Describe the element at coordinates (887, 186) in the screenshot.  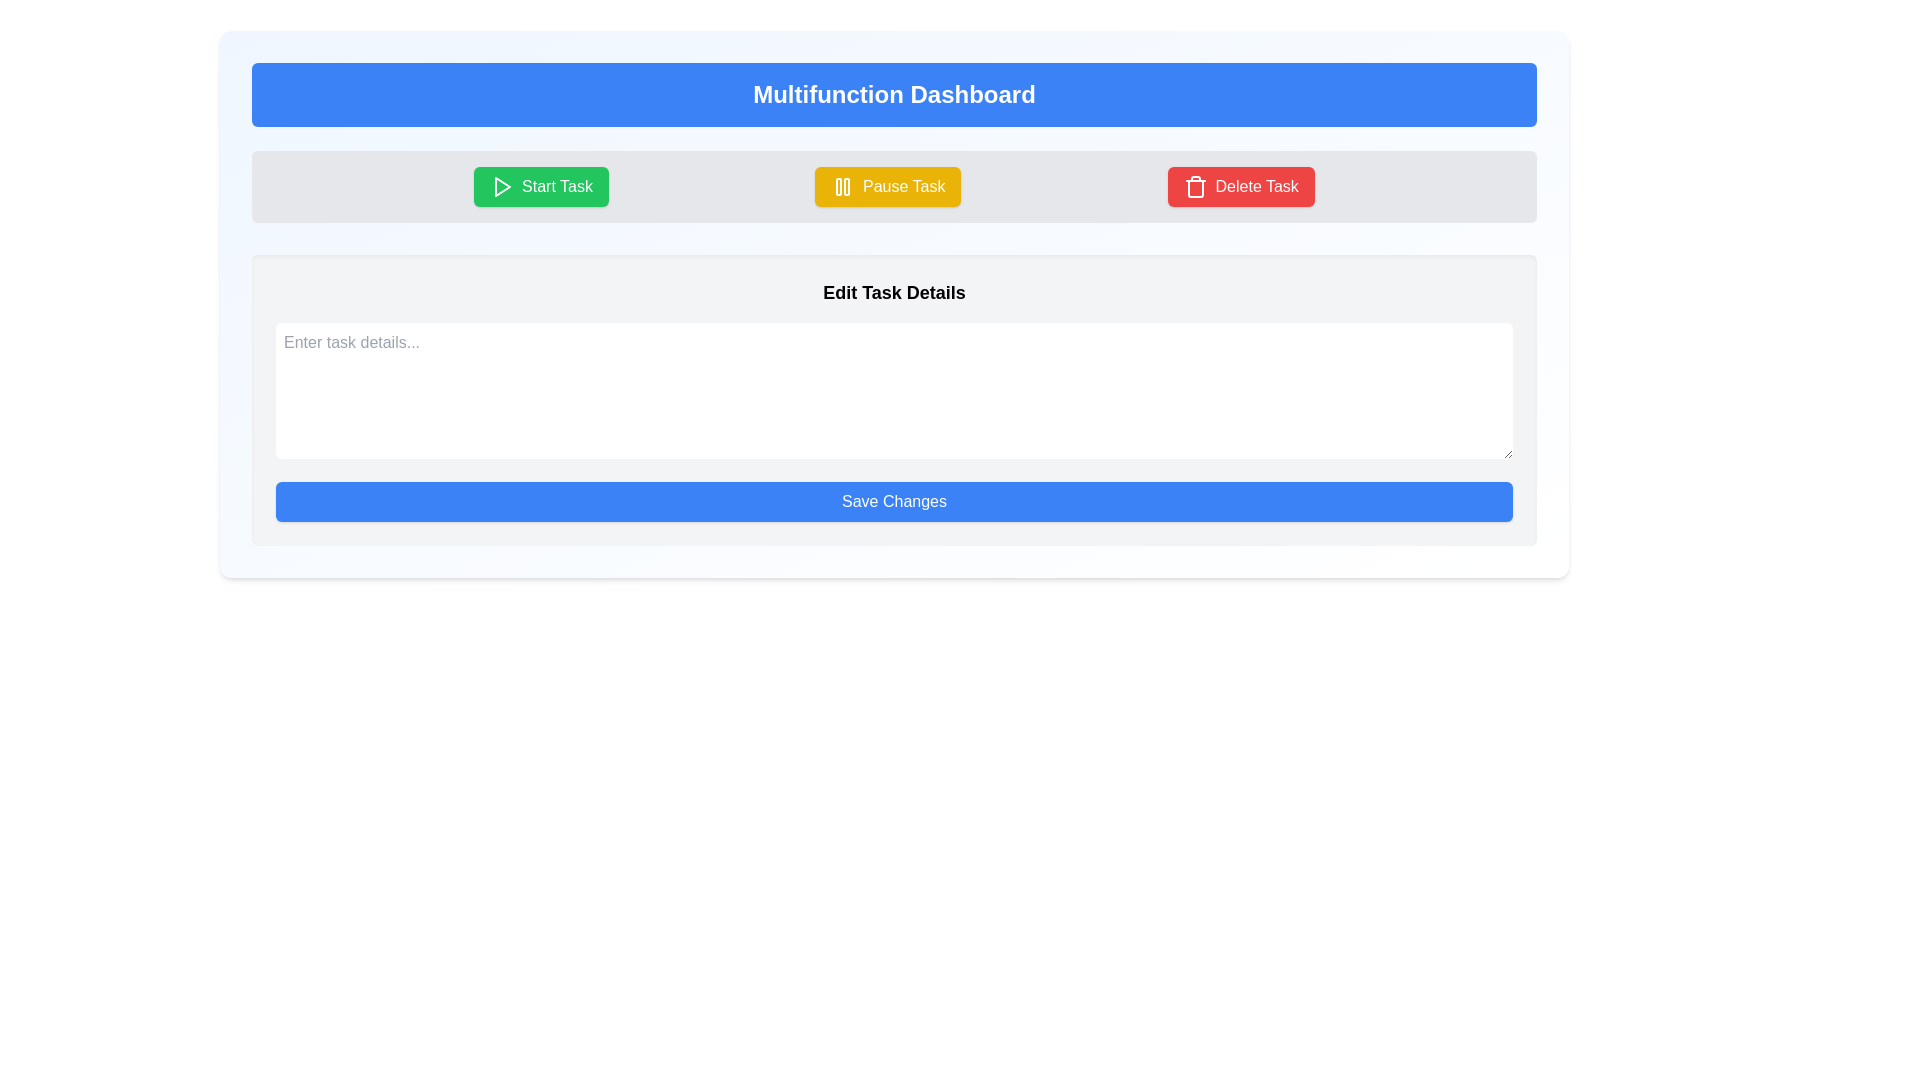
I see `the middle button in a horizontal row of three buttons` at that location.